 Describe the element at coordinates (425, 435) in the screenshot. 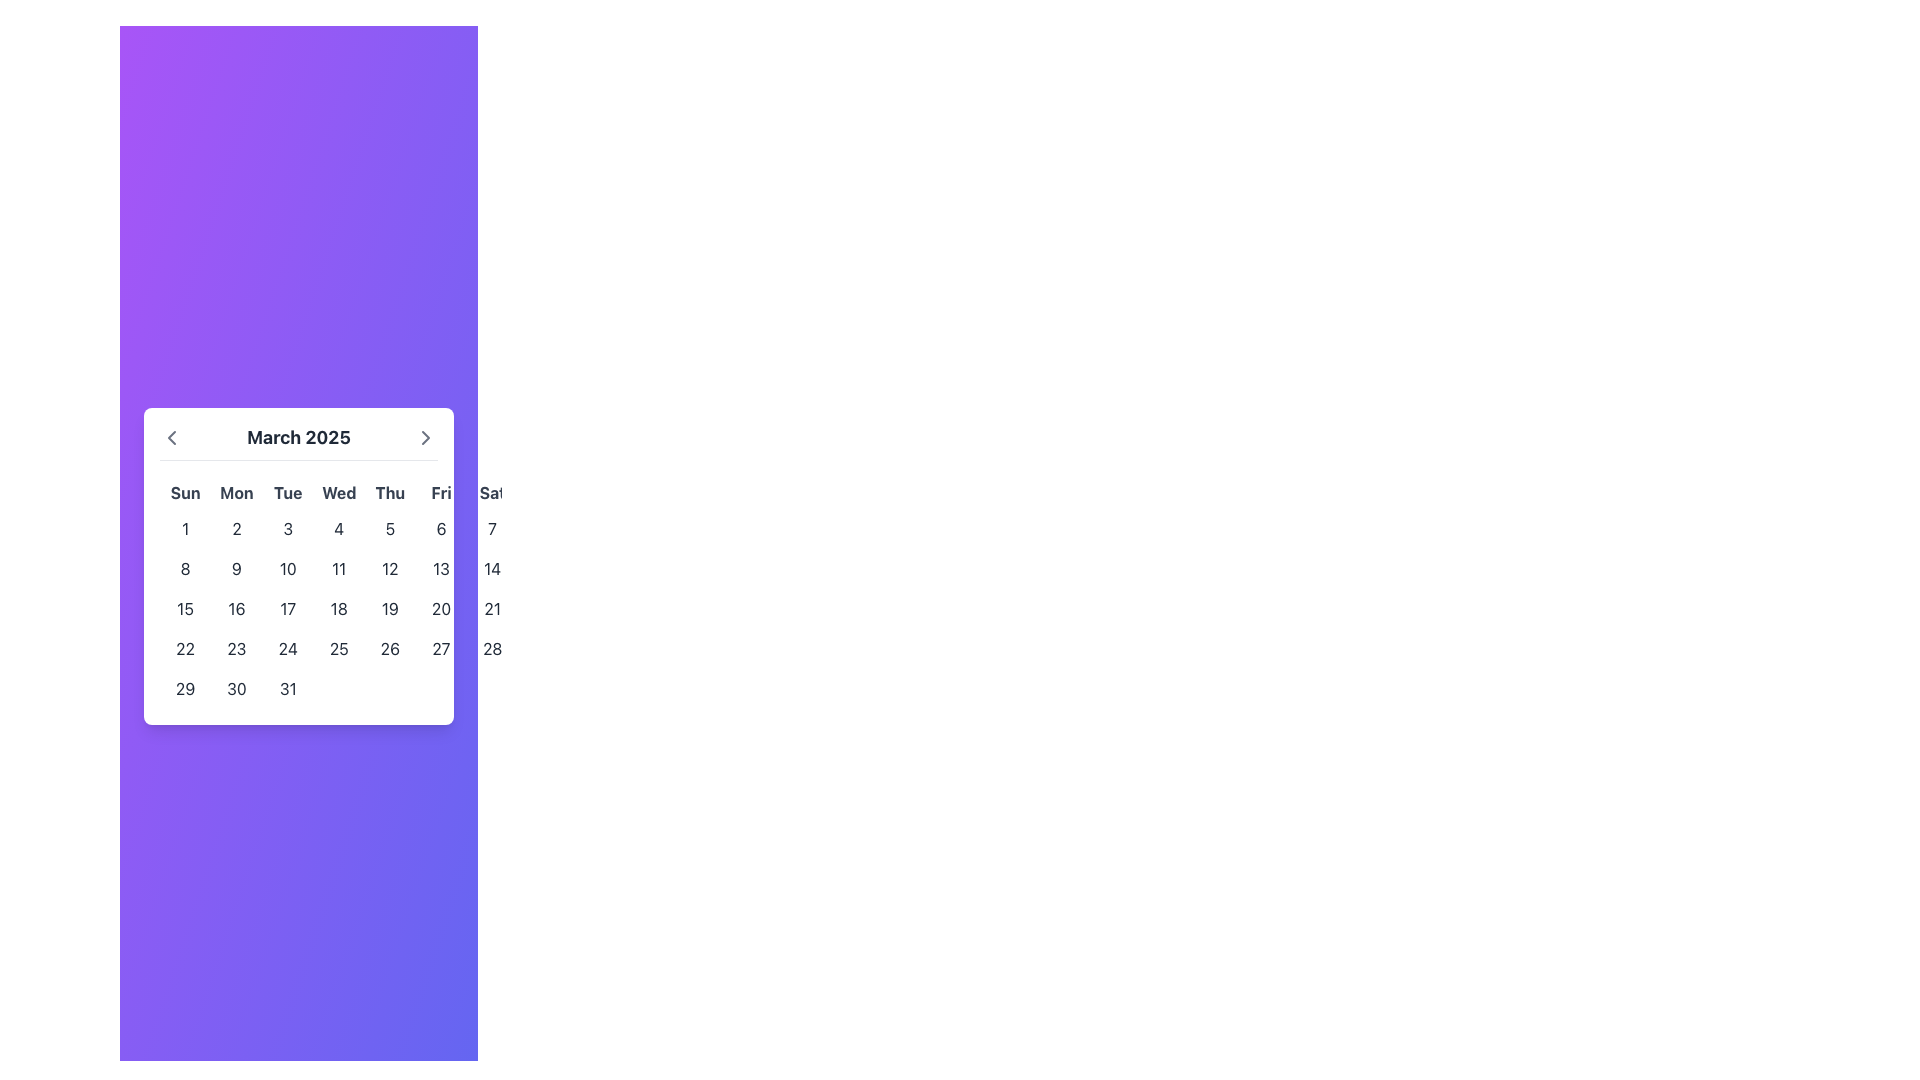

I see `the chevron icon located at the top-right corner of the calendar header bar near the 'March 2025' title to receive feedback` at that location.